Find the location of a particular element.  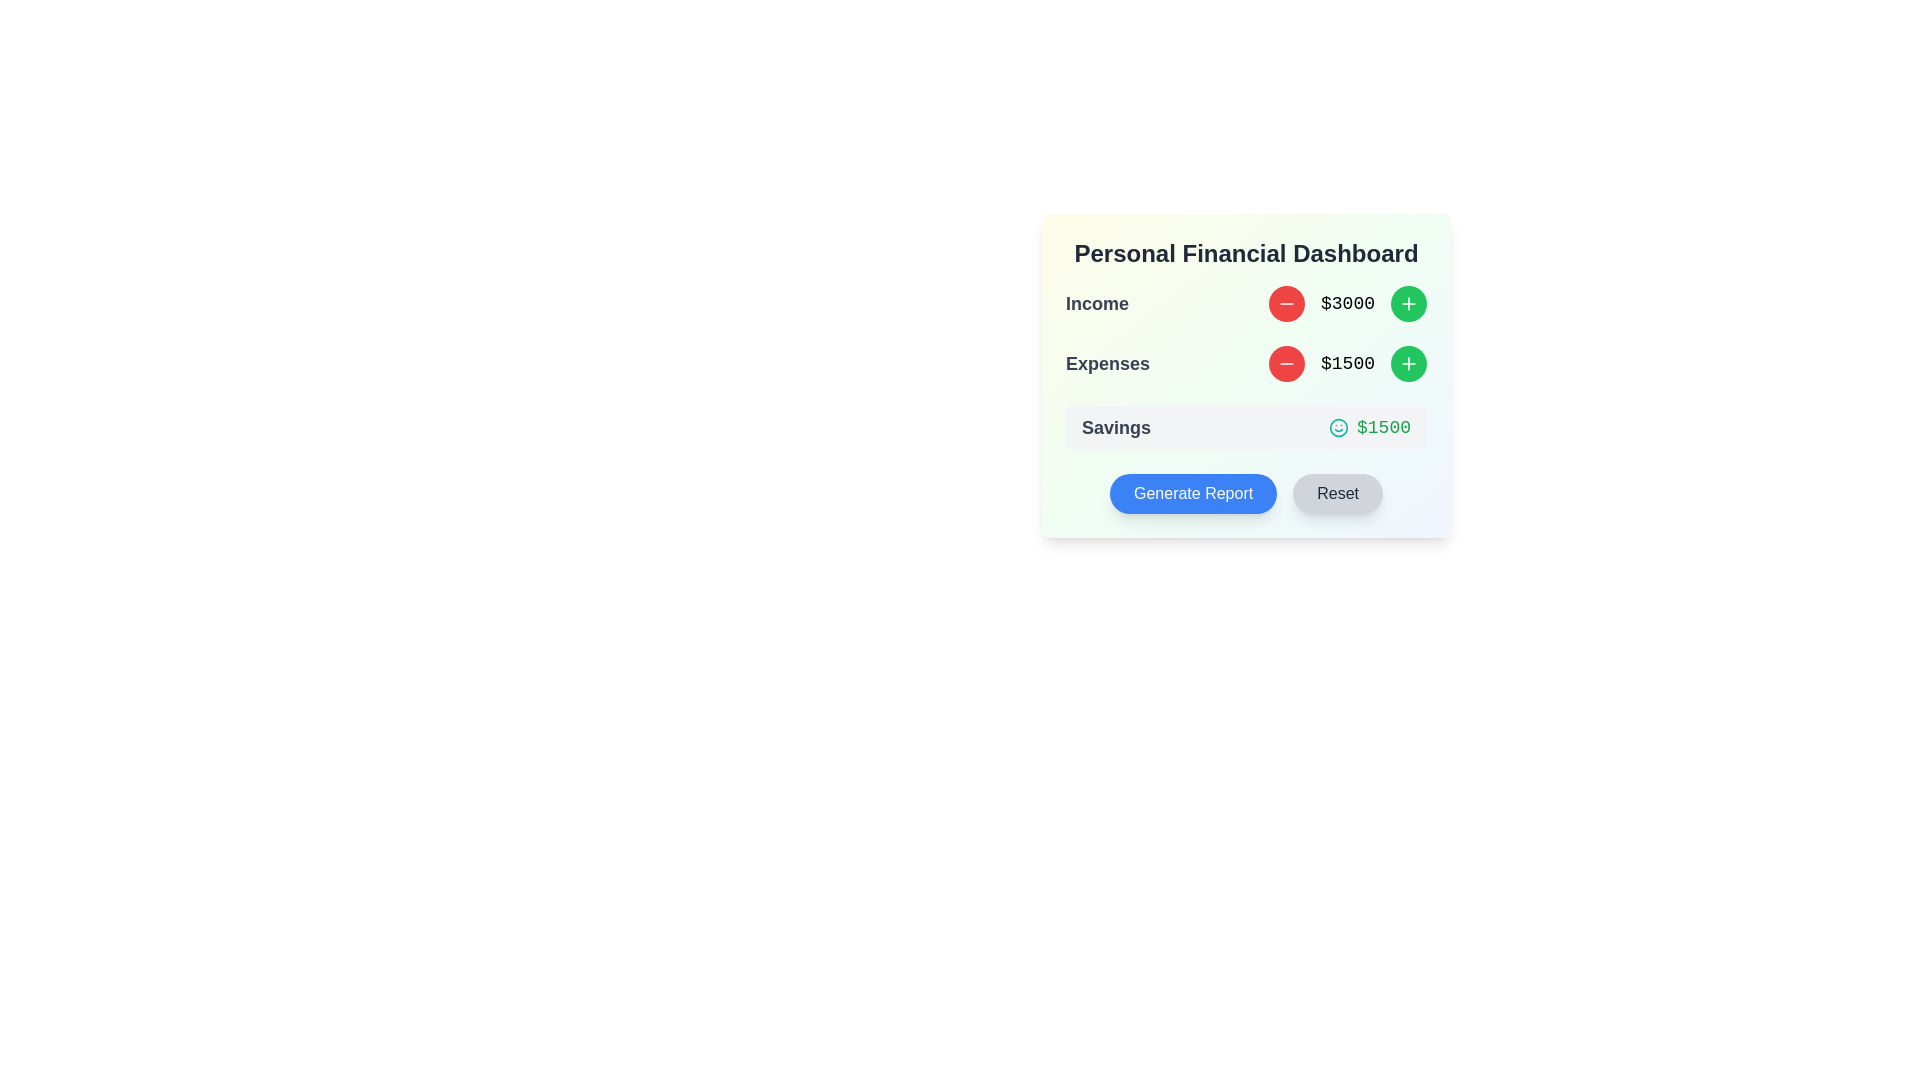

the 'Generate Report' button located at the bottom of the 'Personal Financial Dashboard' section to initiate the report generation process is located at coordinates (1245, 493).